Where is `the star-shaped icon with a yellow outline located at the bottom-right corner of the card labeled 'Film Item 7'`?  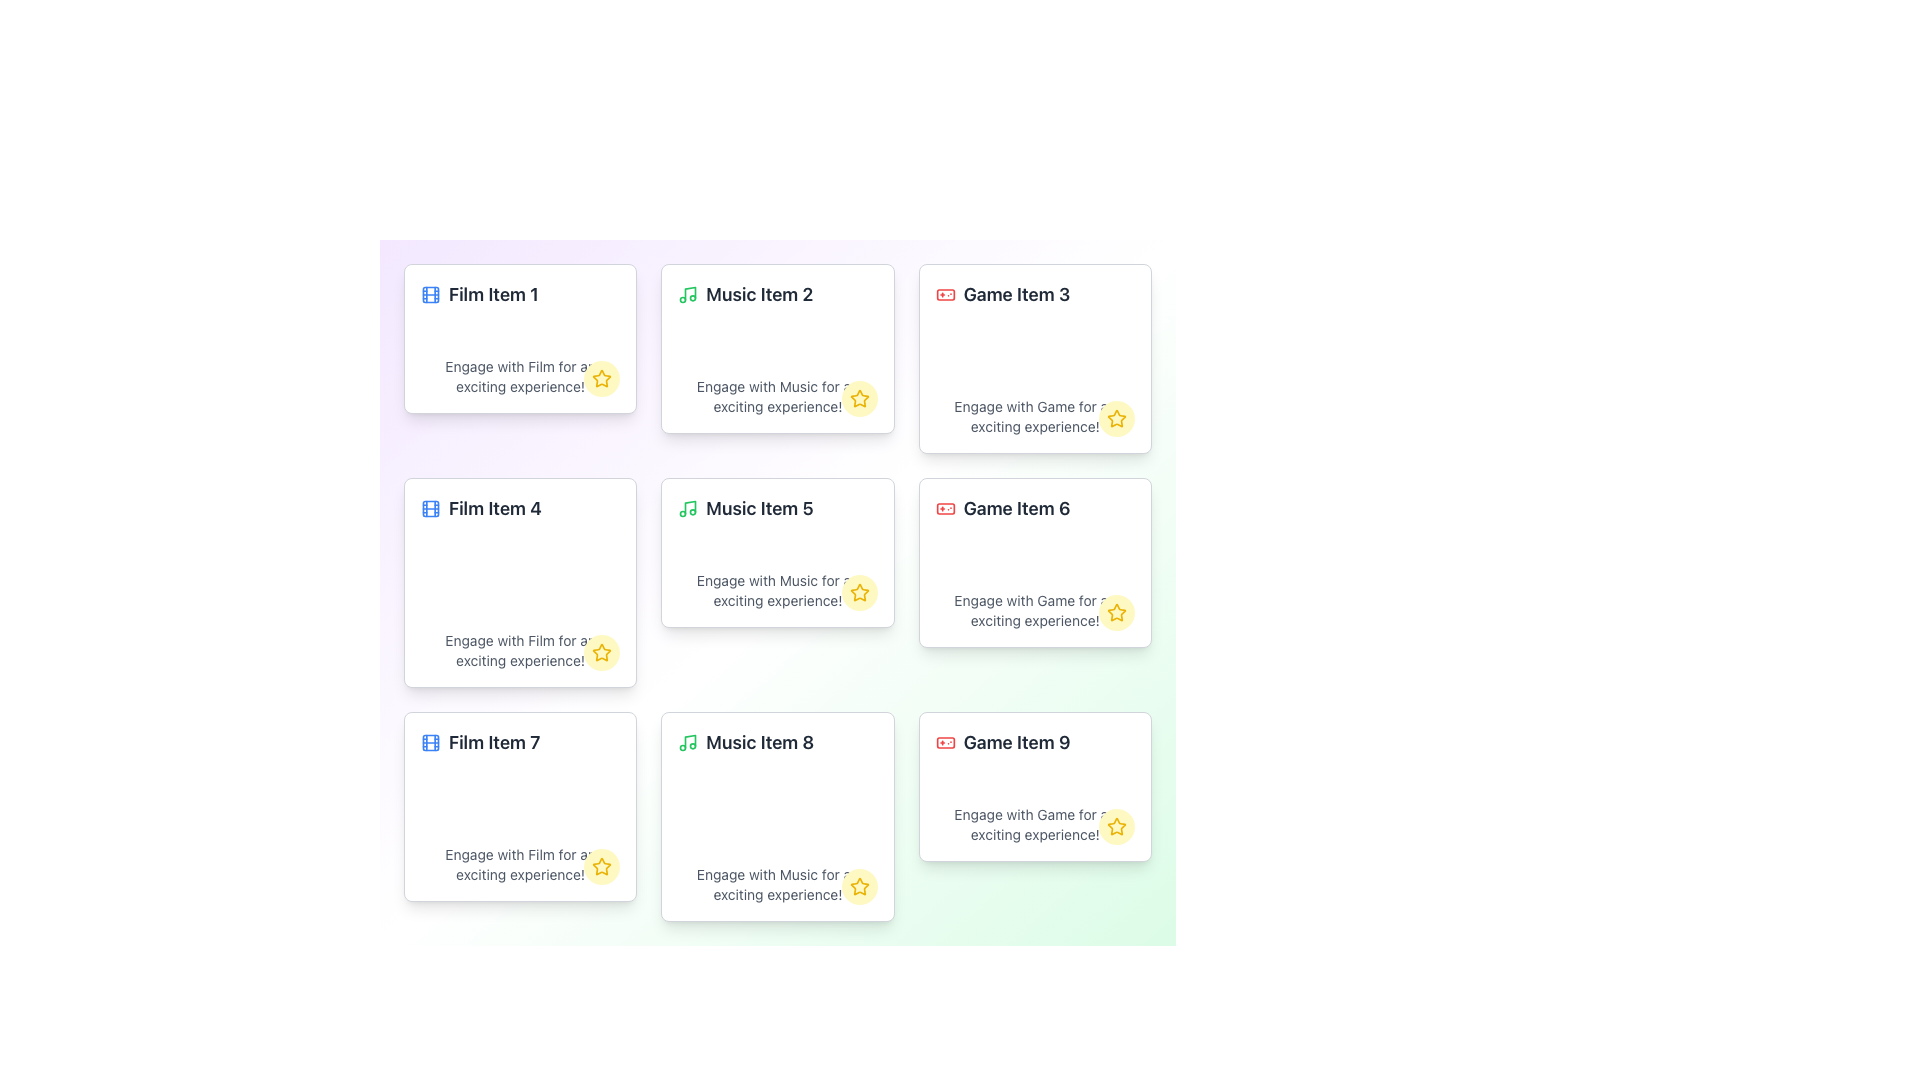 the star-shaped icon with a yellow outline located at the bottom-right corner of the card labeled 'Film Item 7' is located at coordinates (600, 866).